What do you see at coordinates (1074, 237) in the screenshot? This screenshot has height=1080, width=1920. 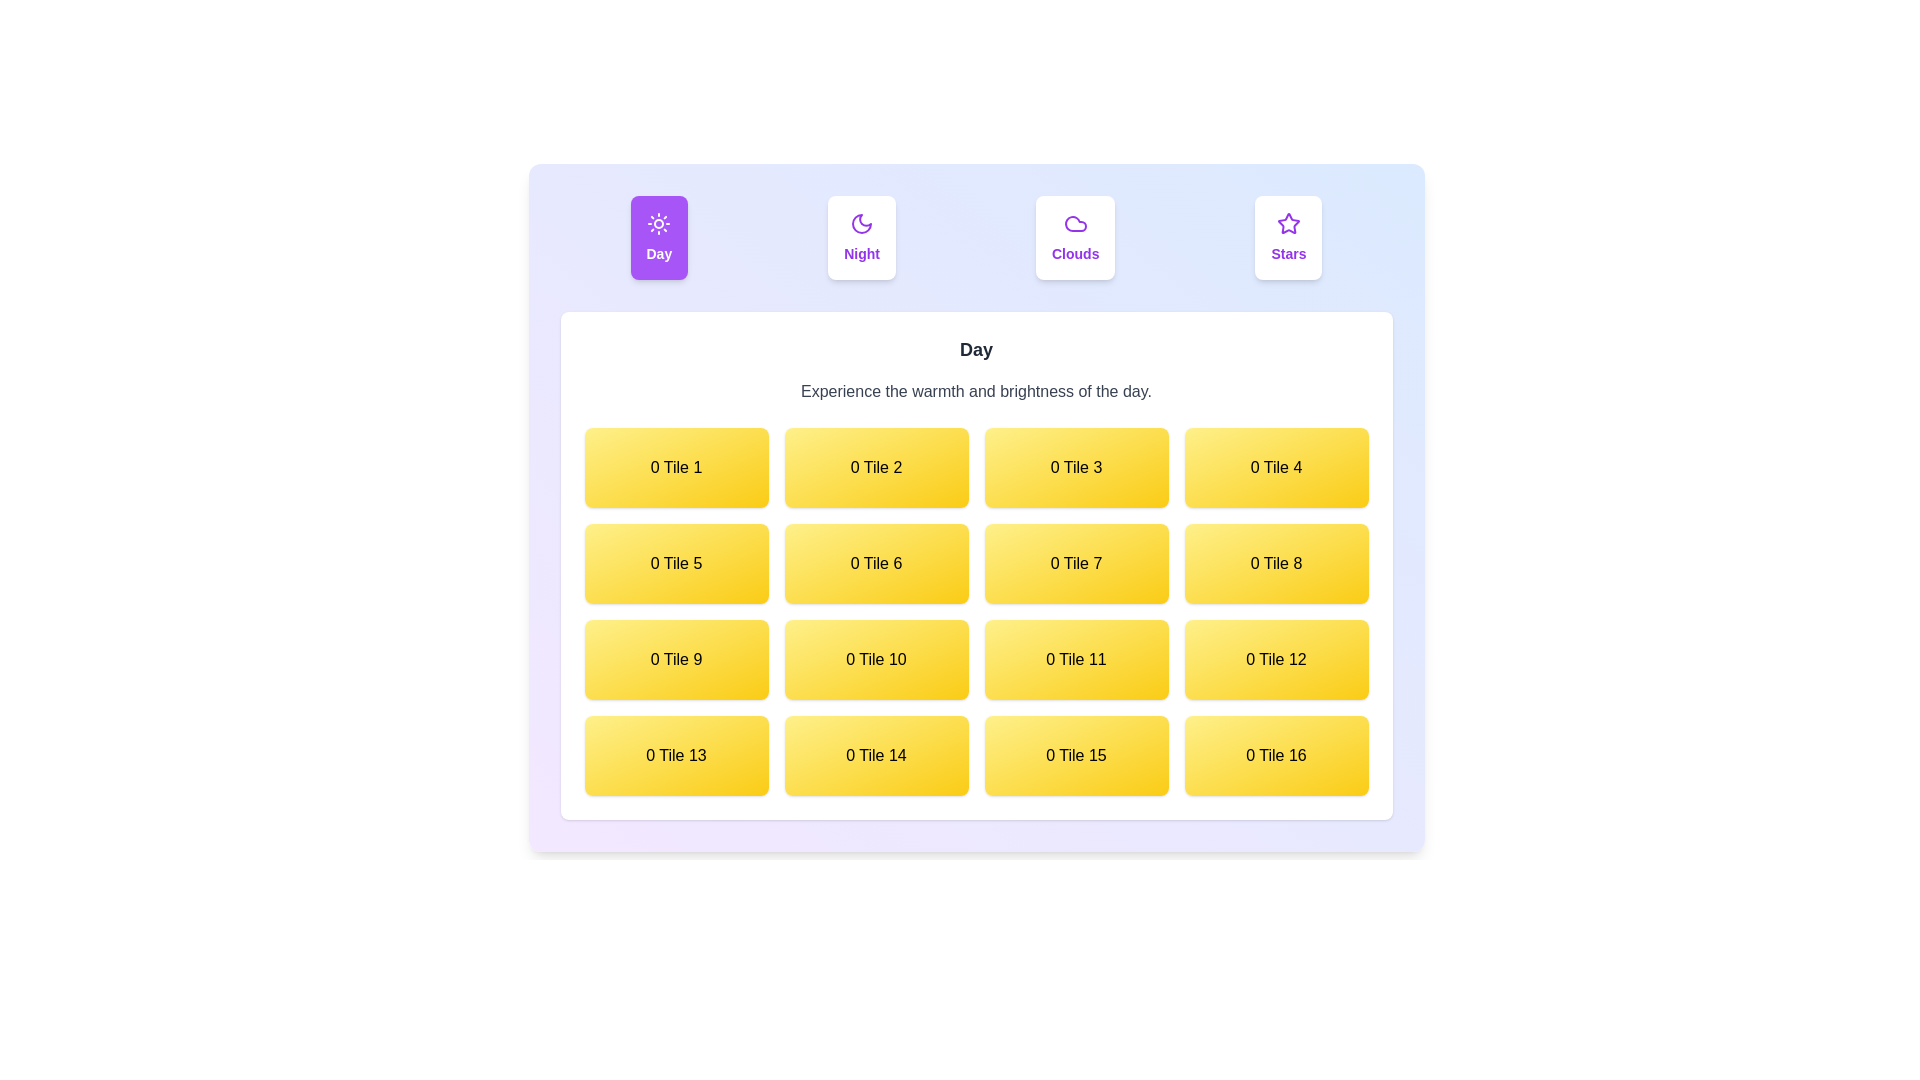 I see `the Clouds tab` at bounding box center [1074, 237].